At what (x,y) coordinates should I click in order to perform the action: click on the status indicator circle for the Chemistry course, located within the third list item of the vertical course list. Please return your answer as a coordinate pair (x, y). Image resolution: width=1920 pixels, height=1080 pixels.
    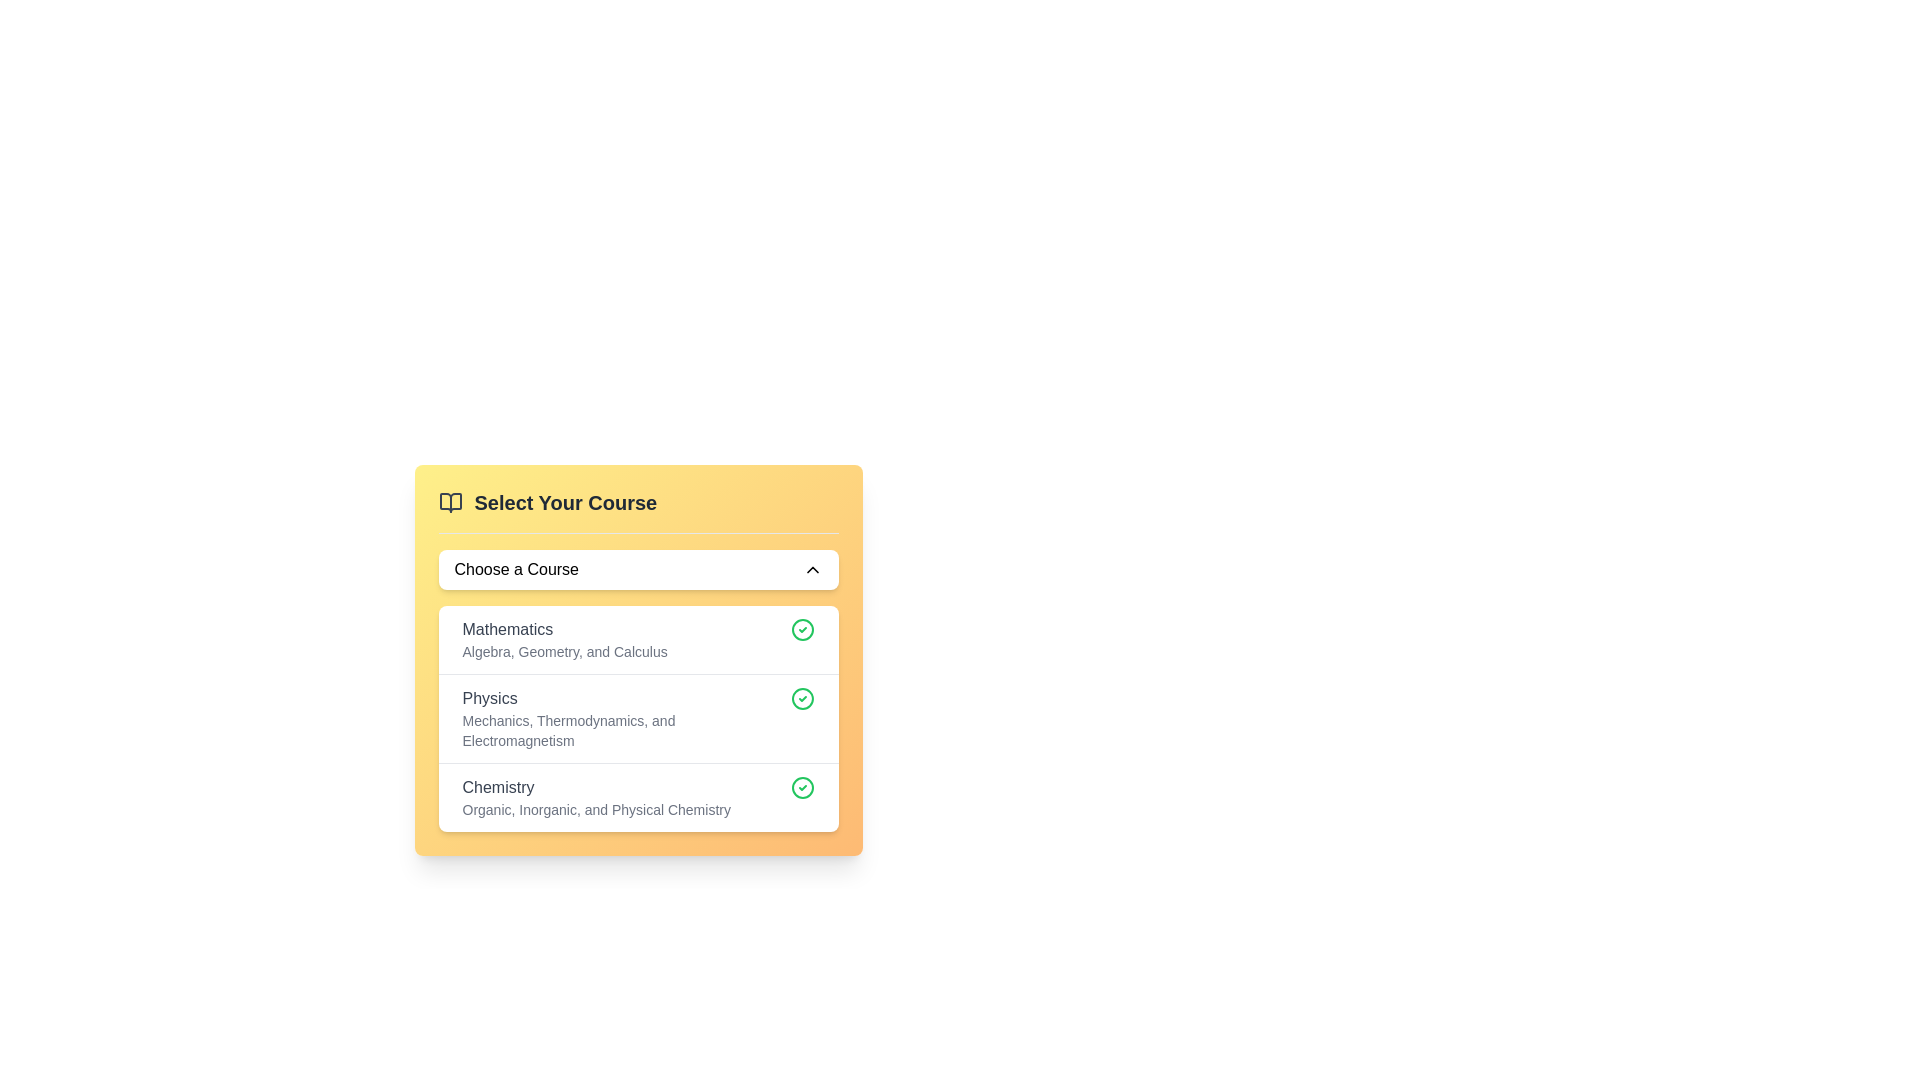
    Looking at the image, I should click on (802, 786).